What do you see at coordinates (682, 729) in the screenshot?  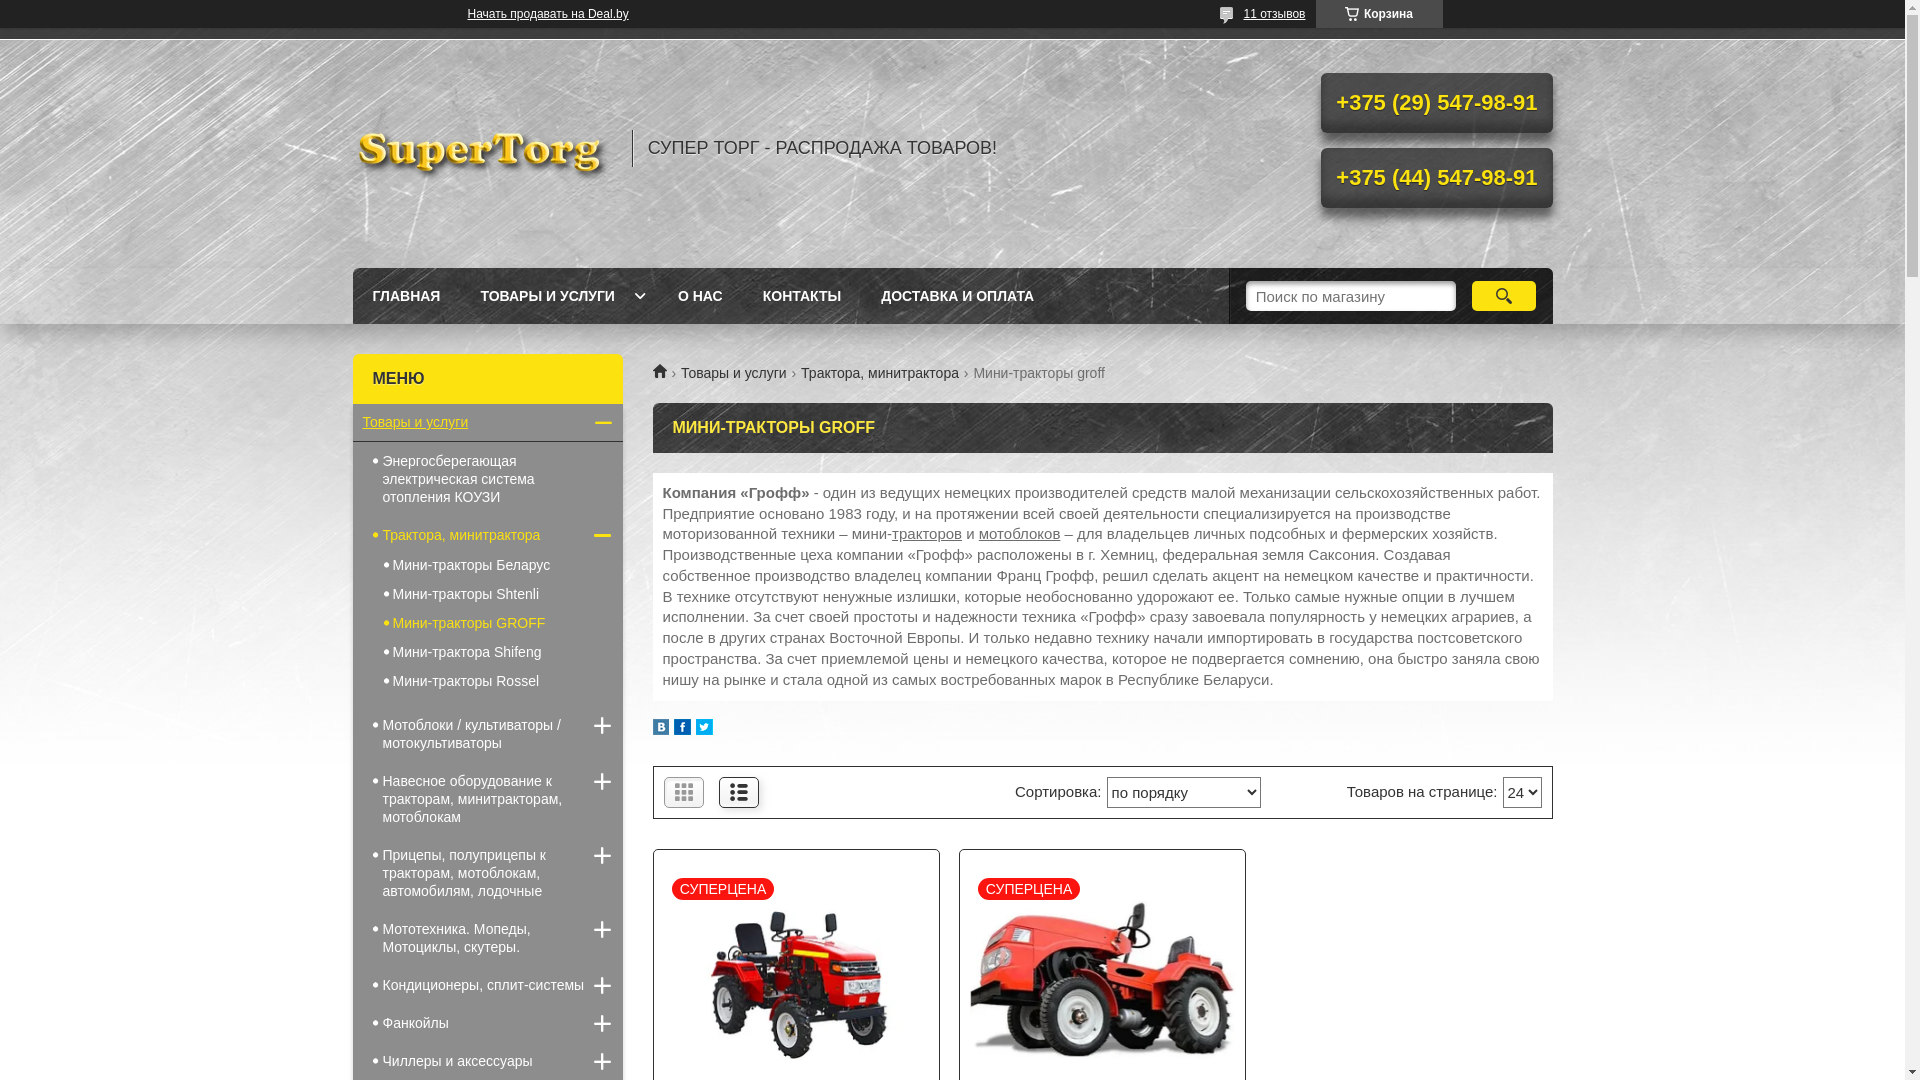 I see `'facebook'` at bounding box center [682, 729].